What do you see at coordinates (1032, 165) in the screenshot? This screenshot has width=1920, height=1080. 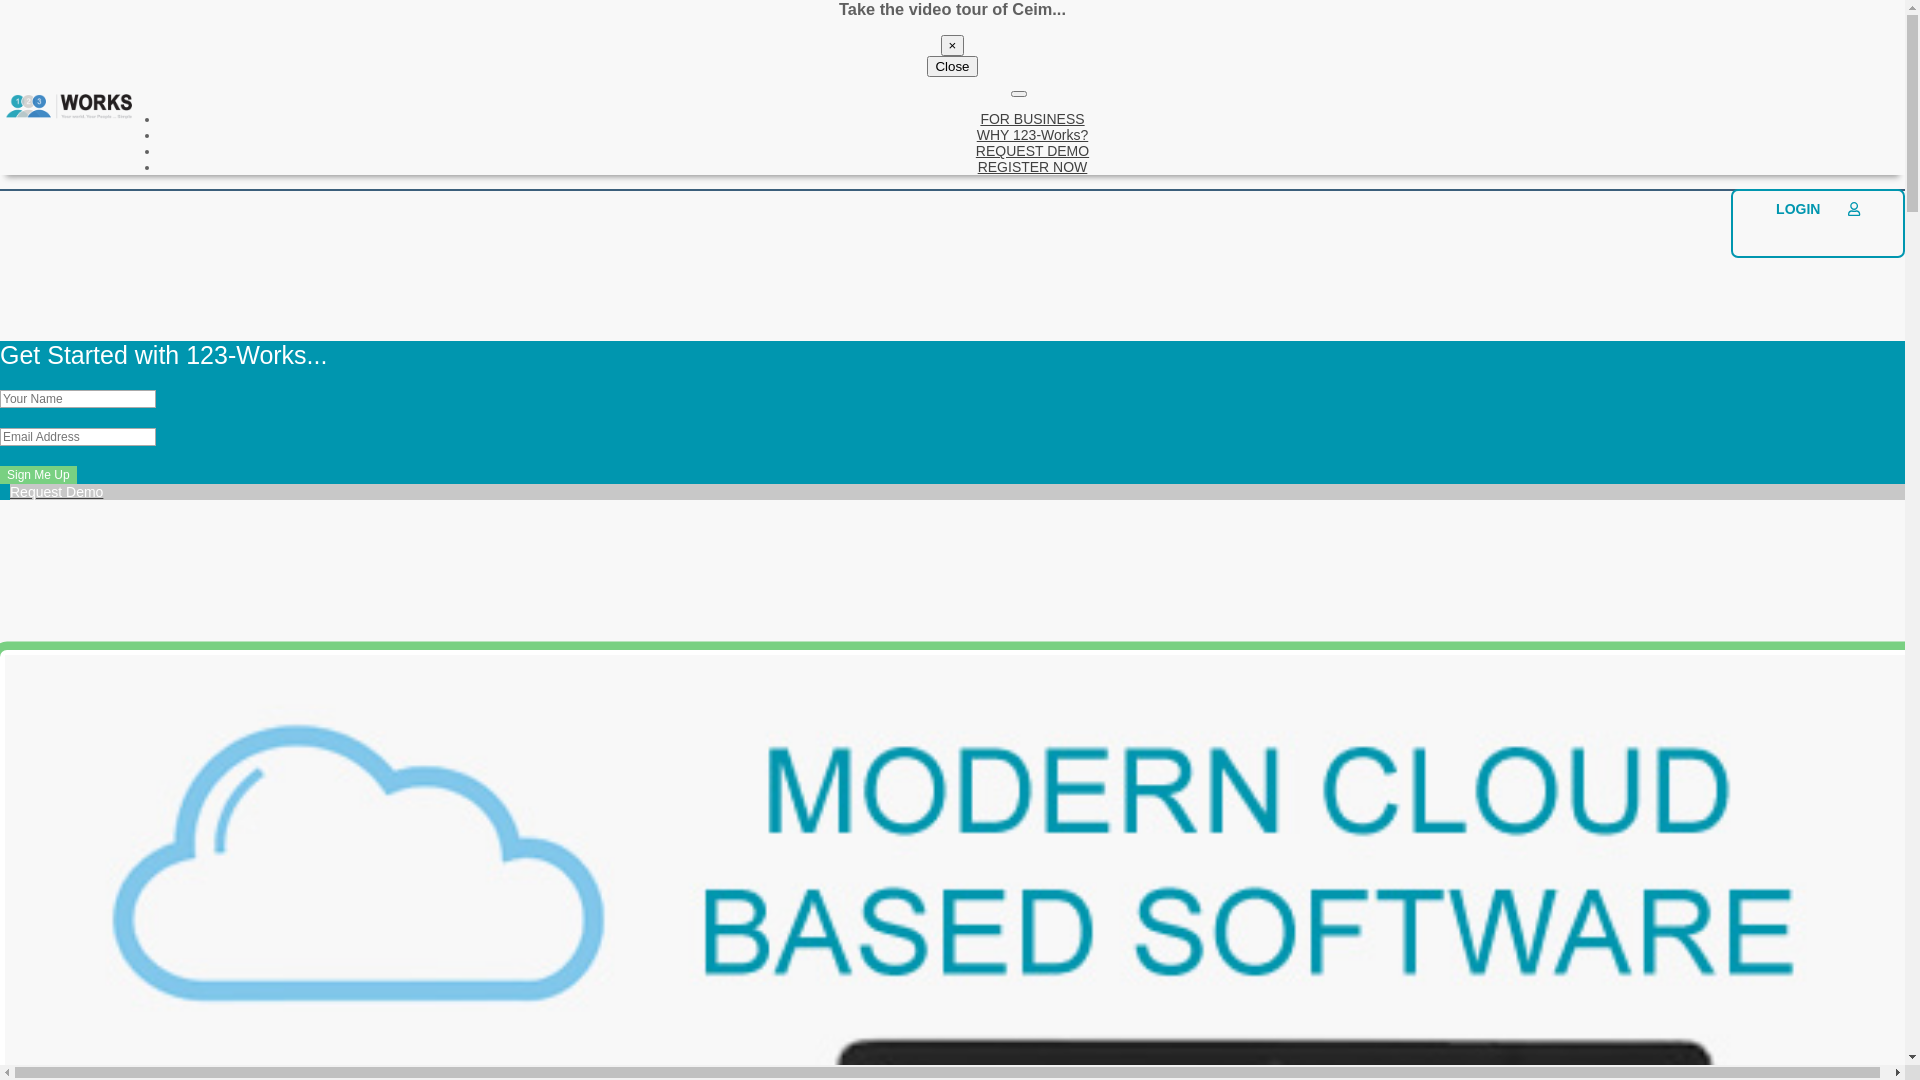 I see `'REGISTER NOW'` at bounding box center [1032, 165].